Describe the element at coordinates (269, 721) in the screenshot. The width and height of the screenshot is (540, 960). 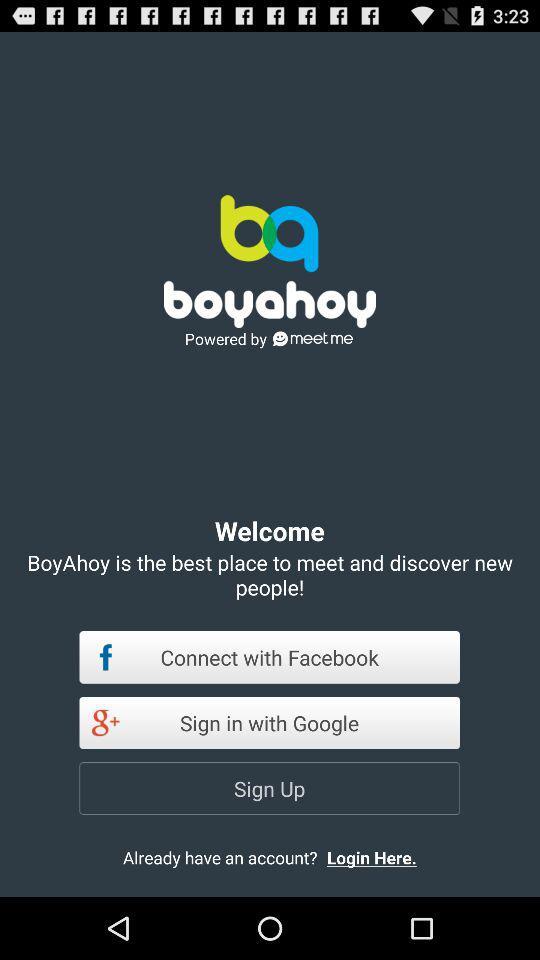
I see `the item above sign up item` at that location.